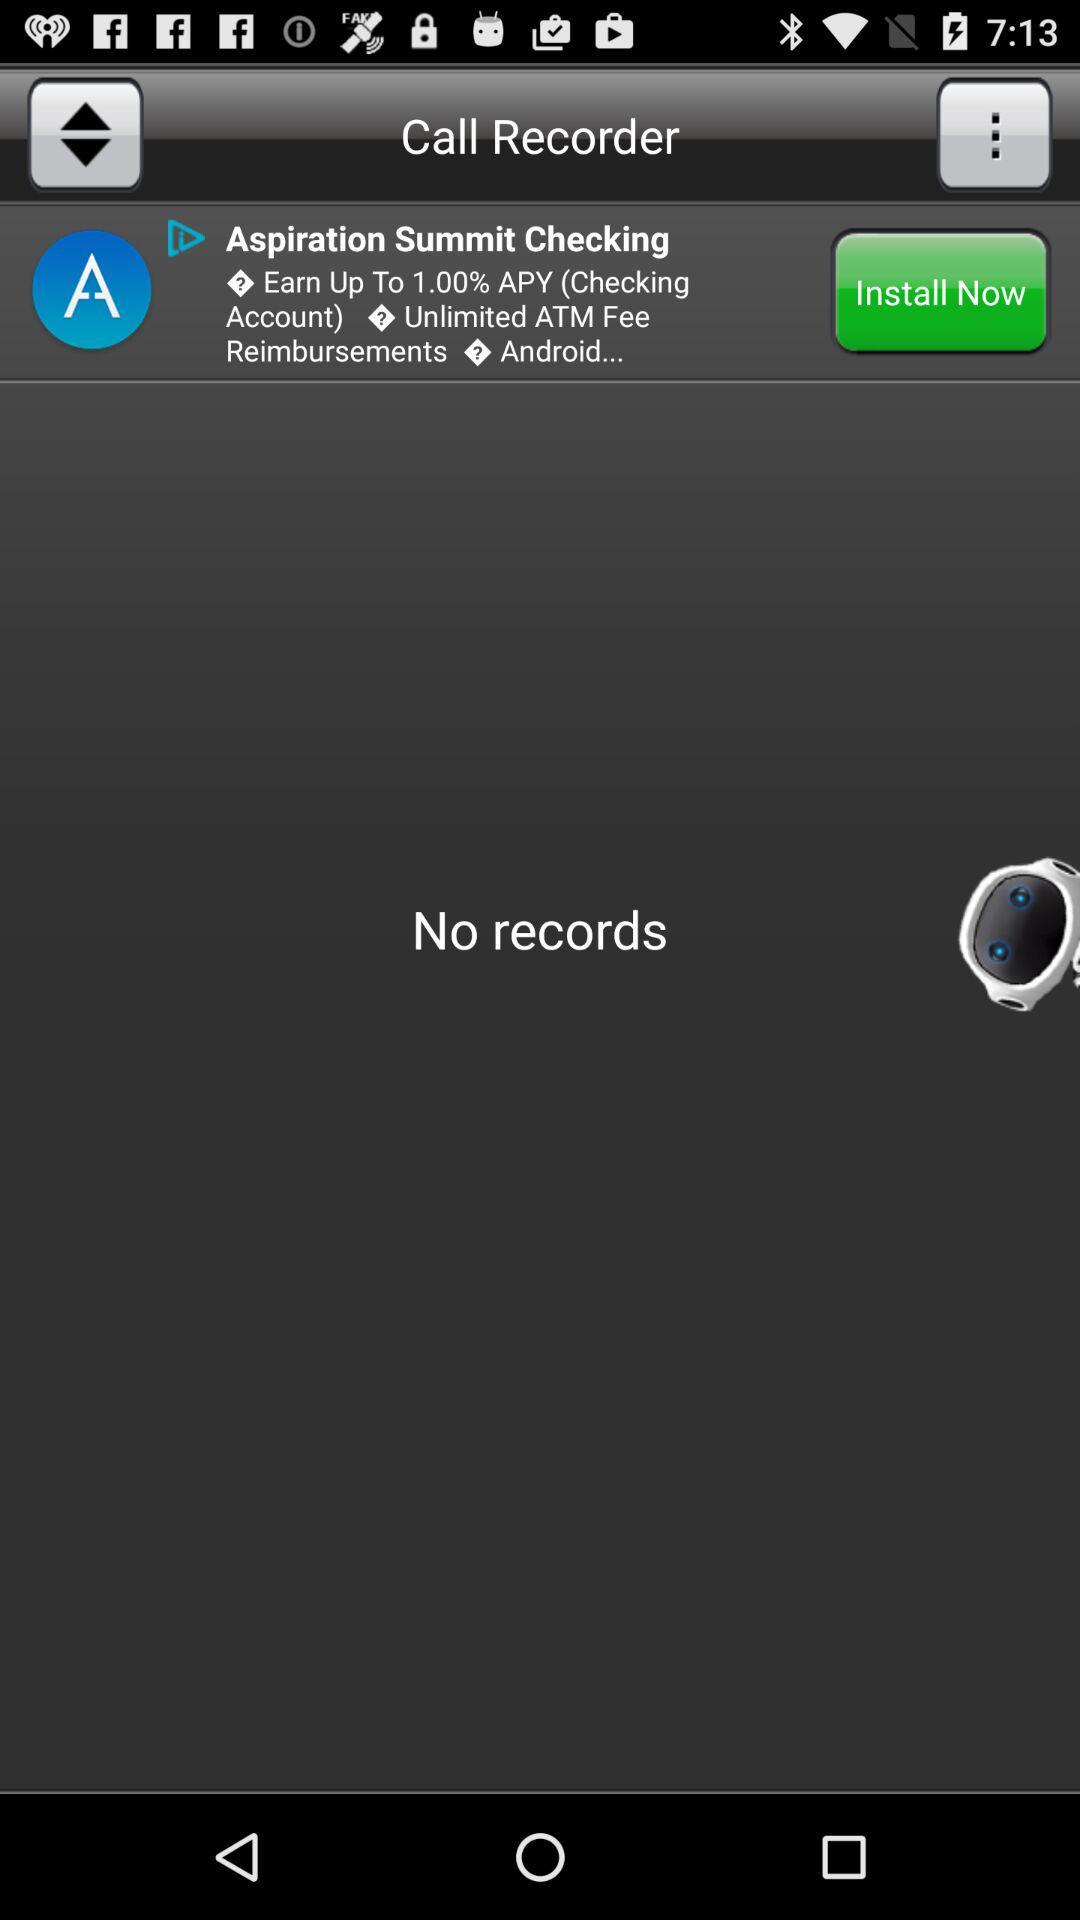 The height and width of the screenshot is (1920, 1080). What do you see at coordinates (1018, 927) in the screenshot?
I see `the robot image` at bounding box center [1018, 927].